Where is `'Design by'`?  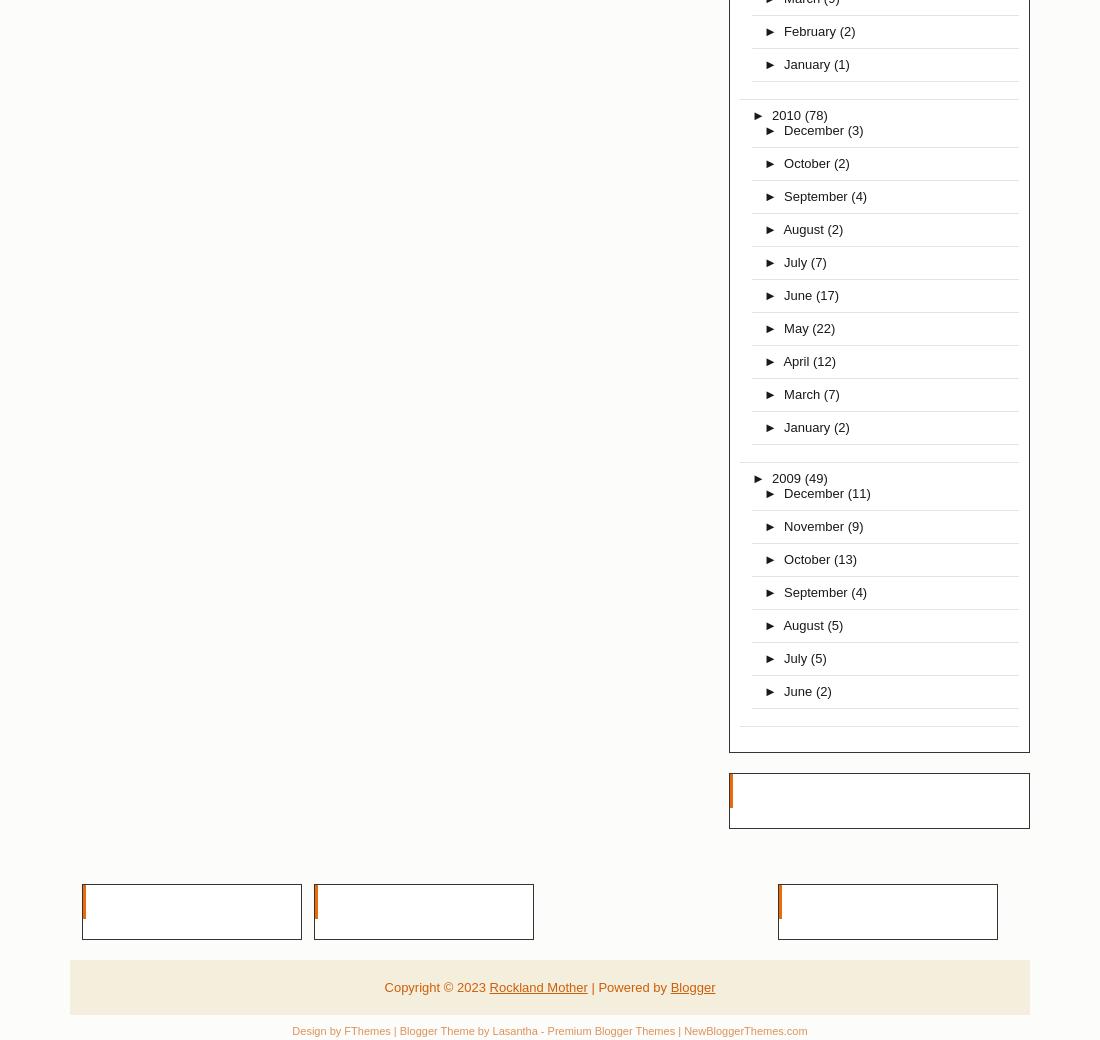 'Design by' is located at coordinates (291, 1030).